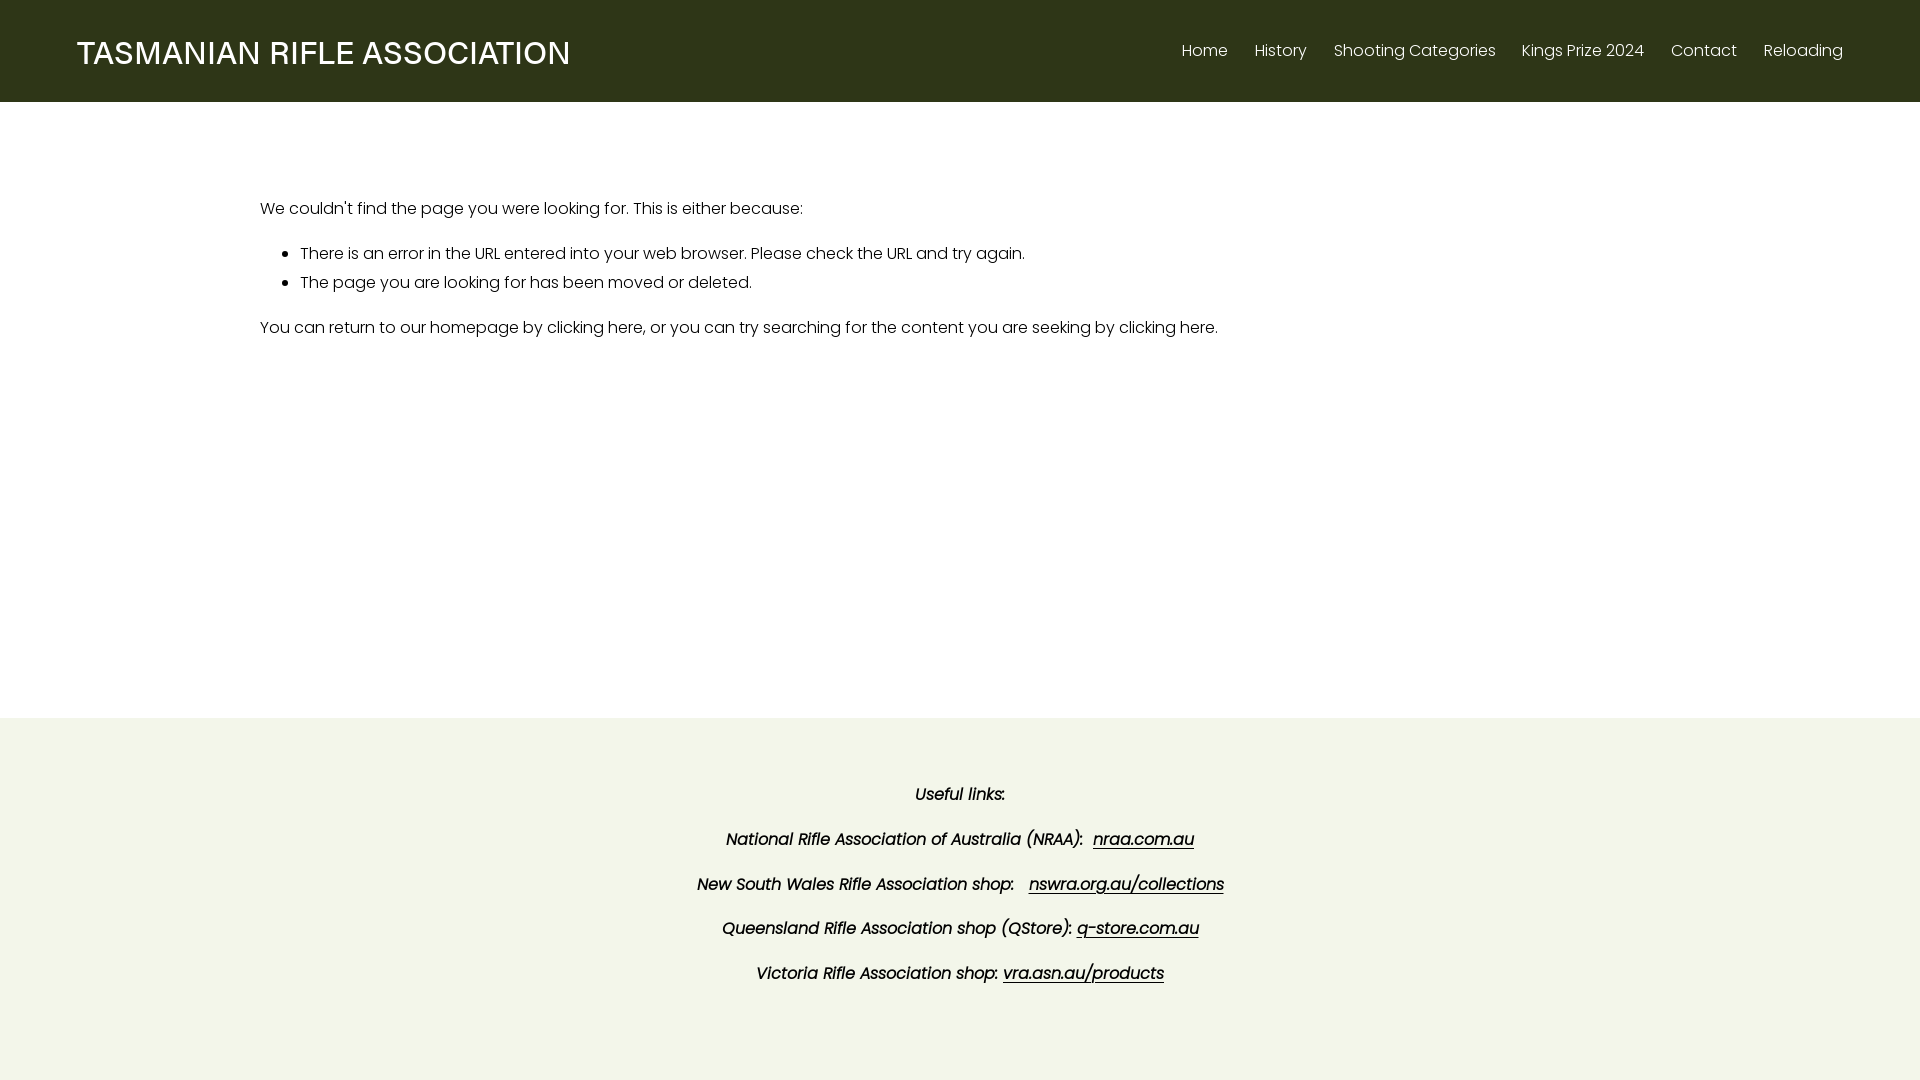 Image resolution: width=1920 pixels, height=1080 pixels. Describe the element at coordinates (594, 326) in the screenshot. I see `'clicking here'` at that location.